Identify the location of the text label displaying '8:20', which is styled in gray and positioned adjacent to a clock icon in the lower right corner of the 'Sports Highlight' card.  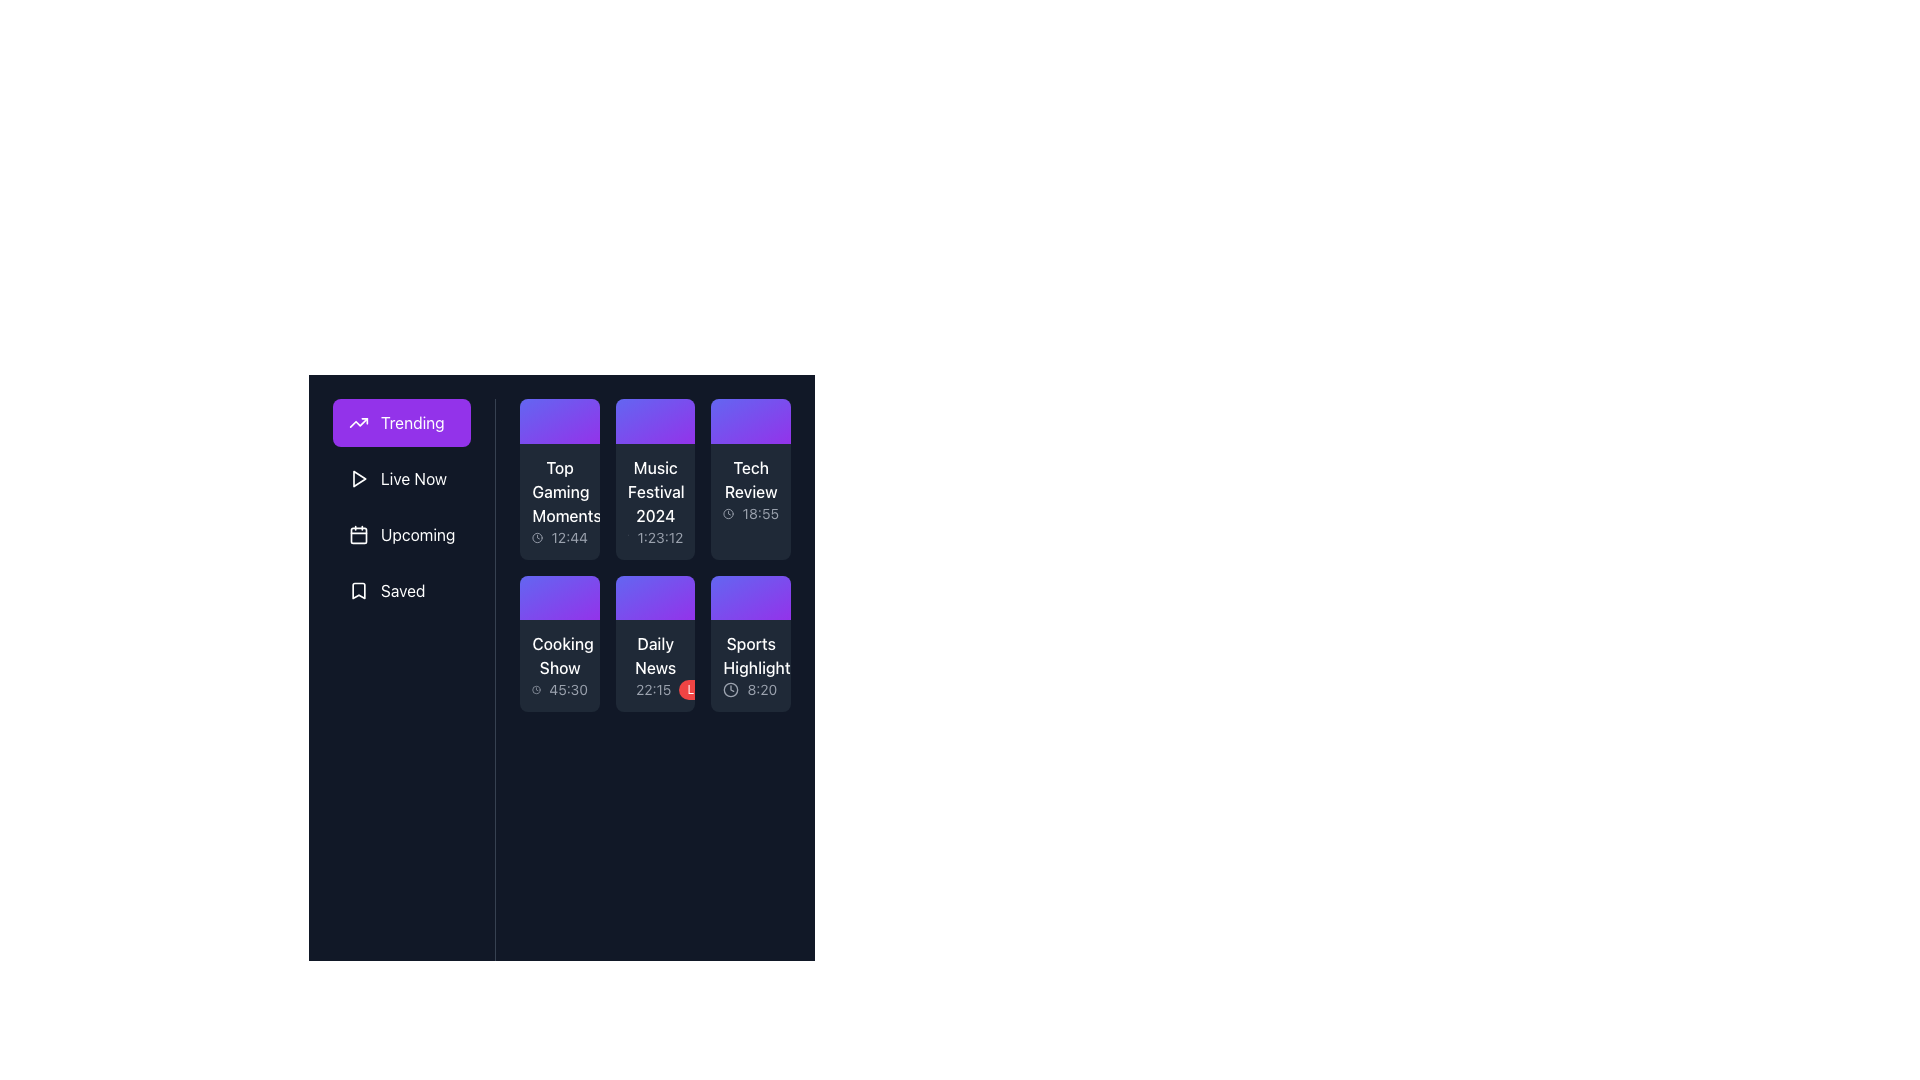
(750, 689).